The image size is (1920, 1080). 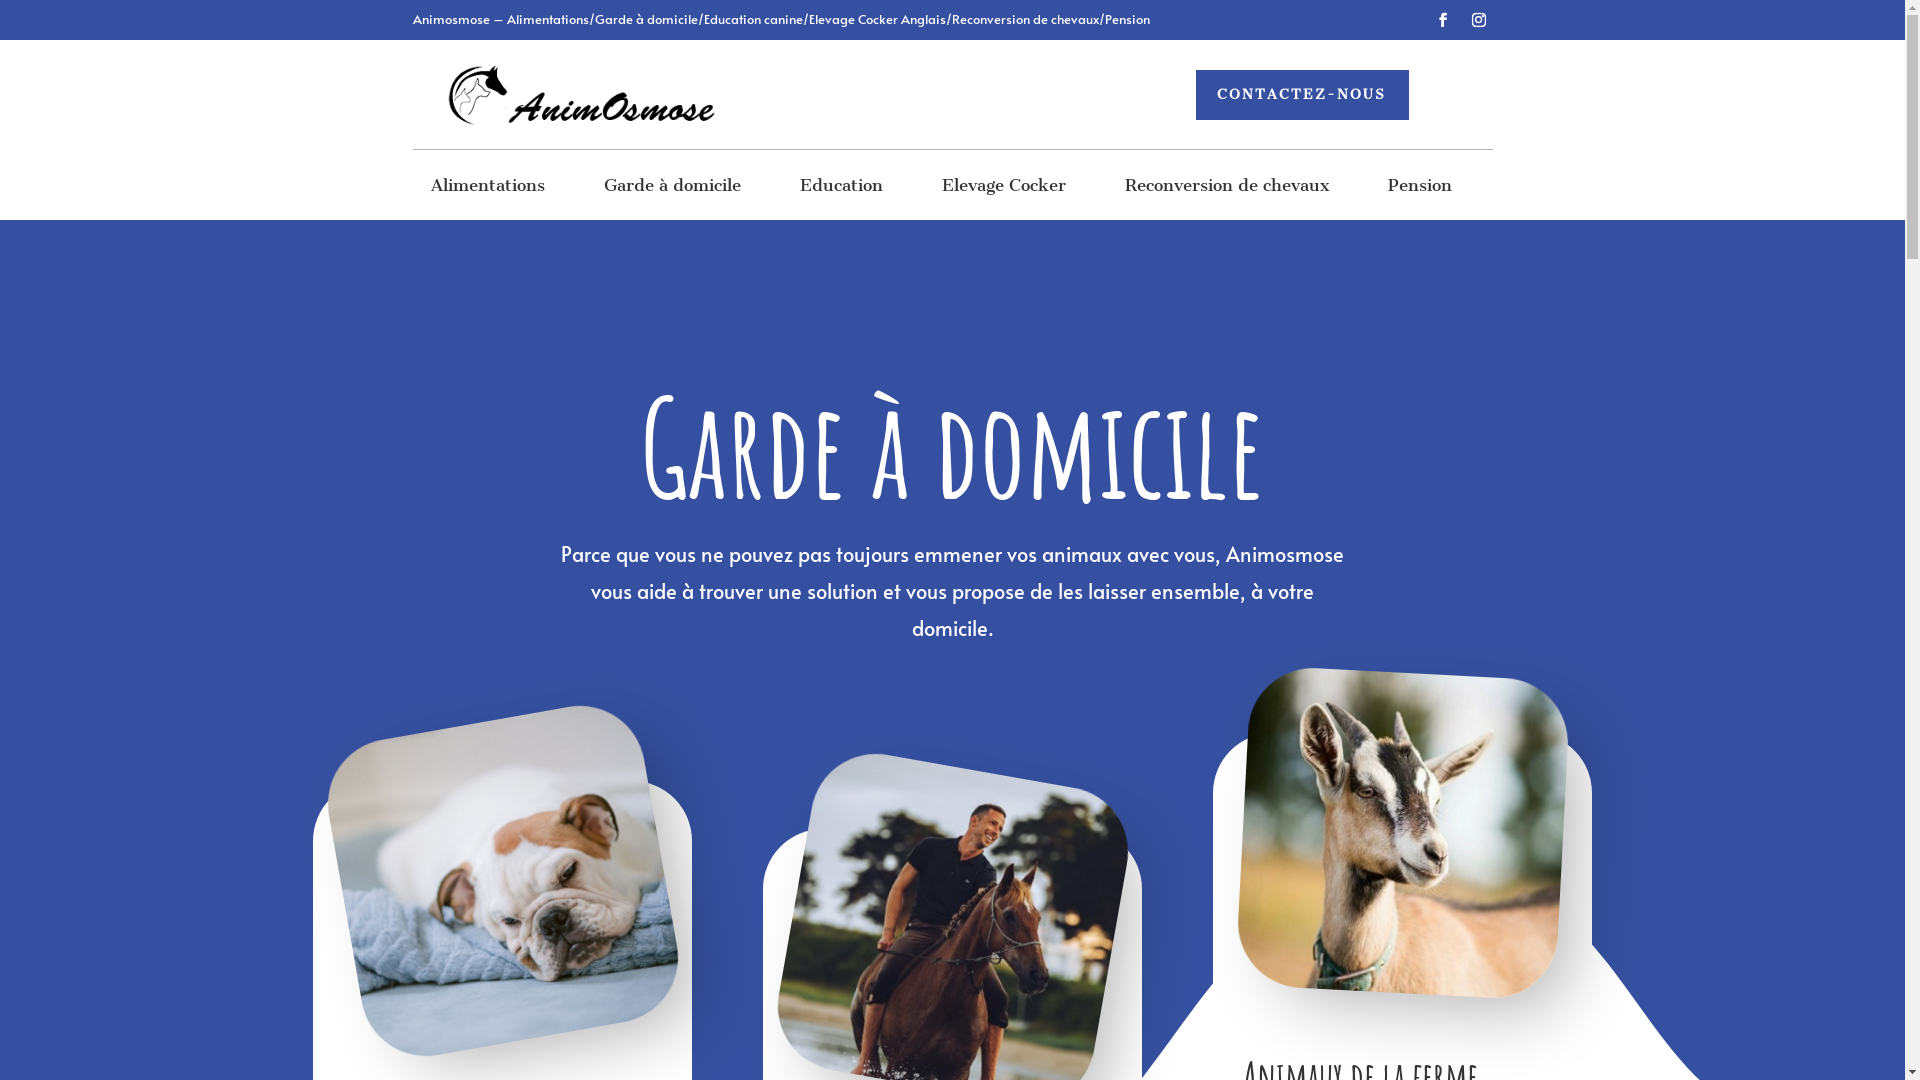 What do you see at coordinates (475, 855) in the screenshot?
I see `'dog-walker-24'` at bounding box center [475, 855].